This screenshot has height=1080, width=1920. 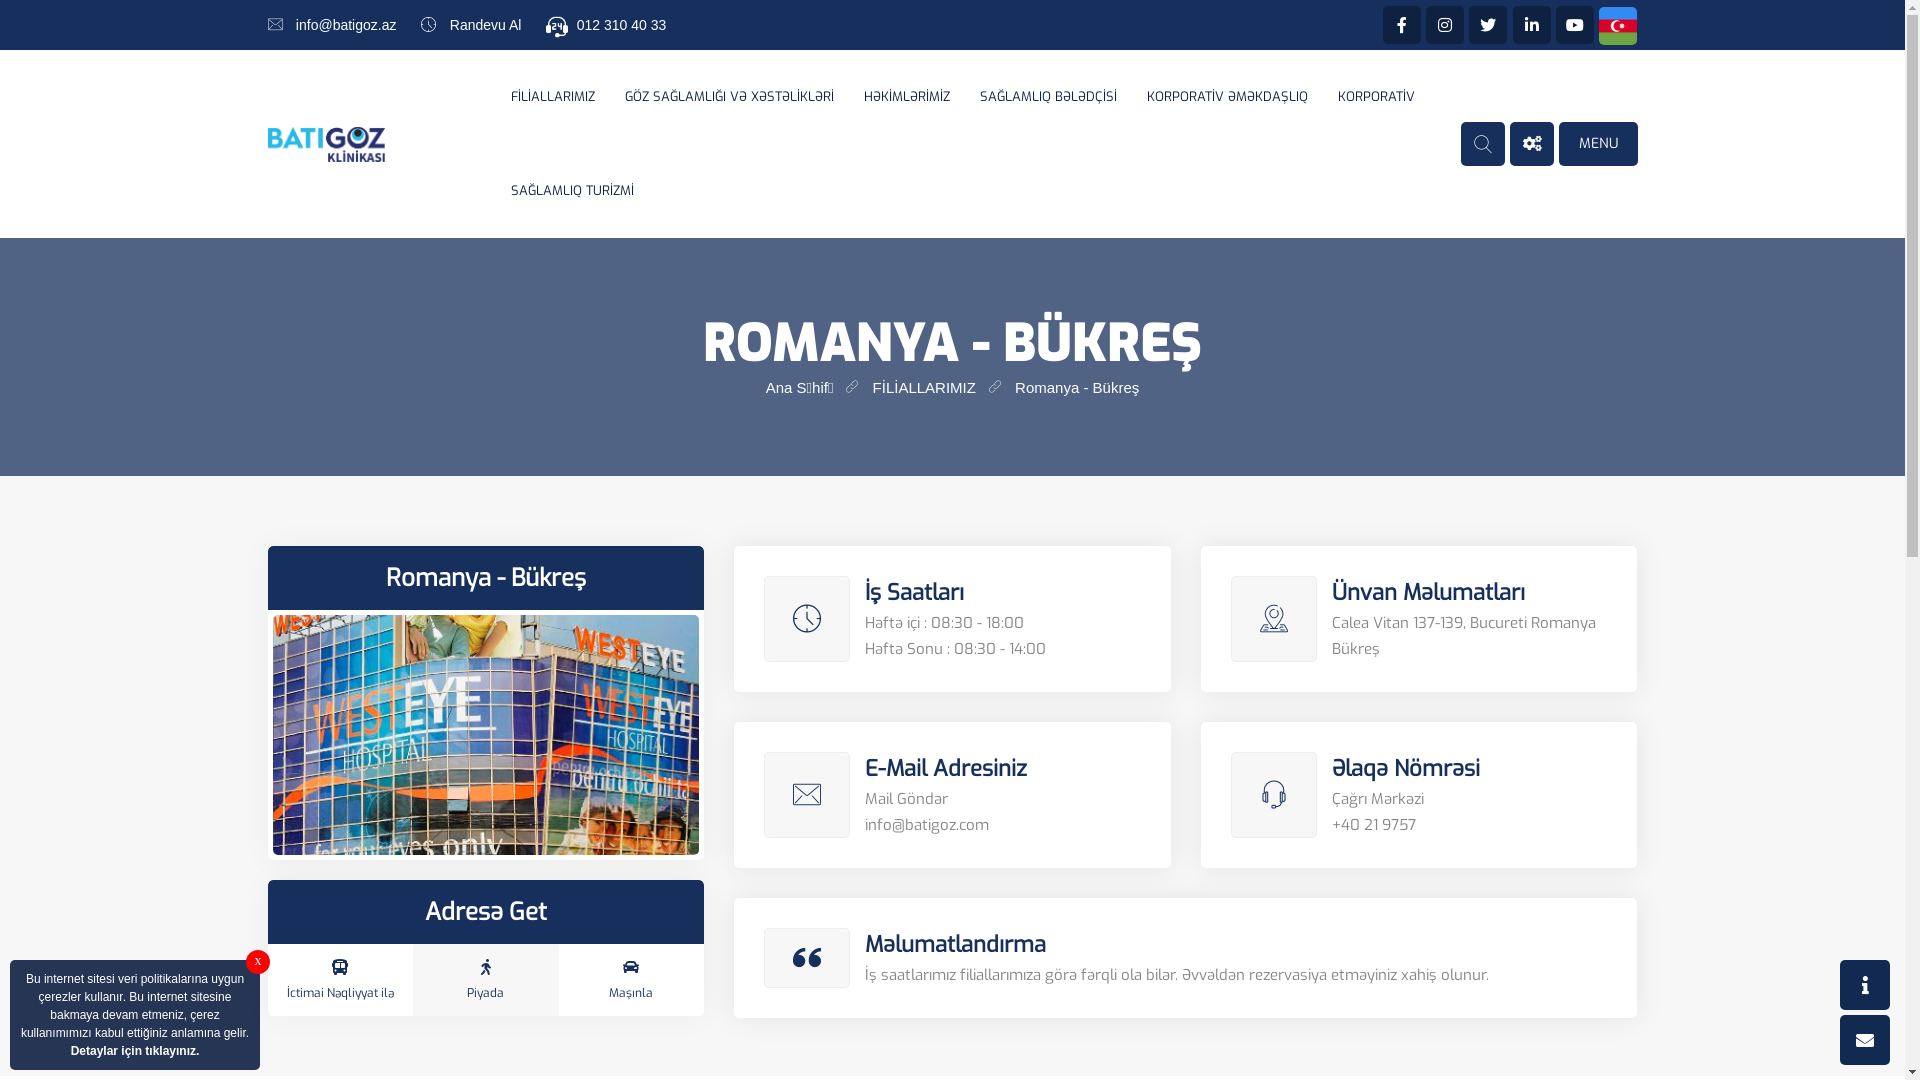 What do you see at coordinates (257, 960) in the screenshot?
I see `'x'` at bounding box center [257, 960].